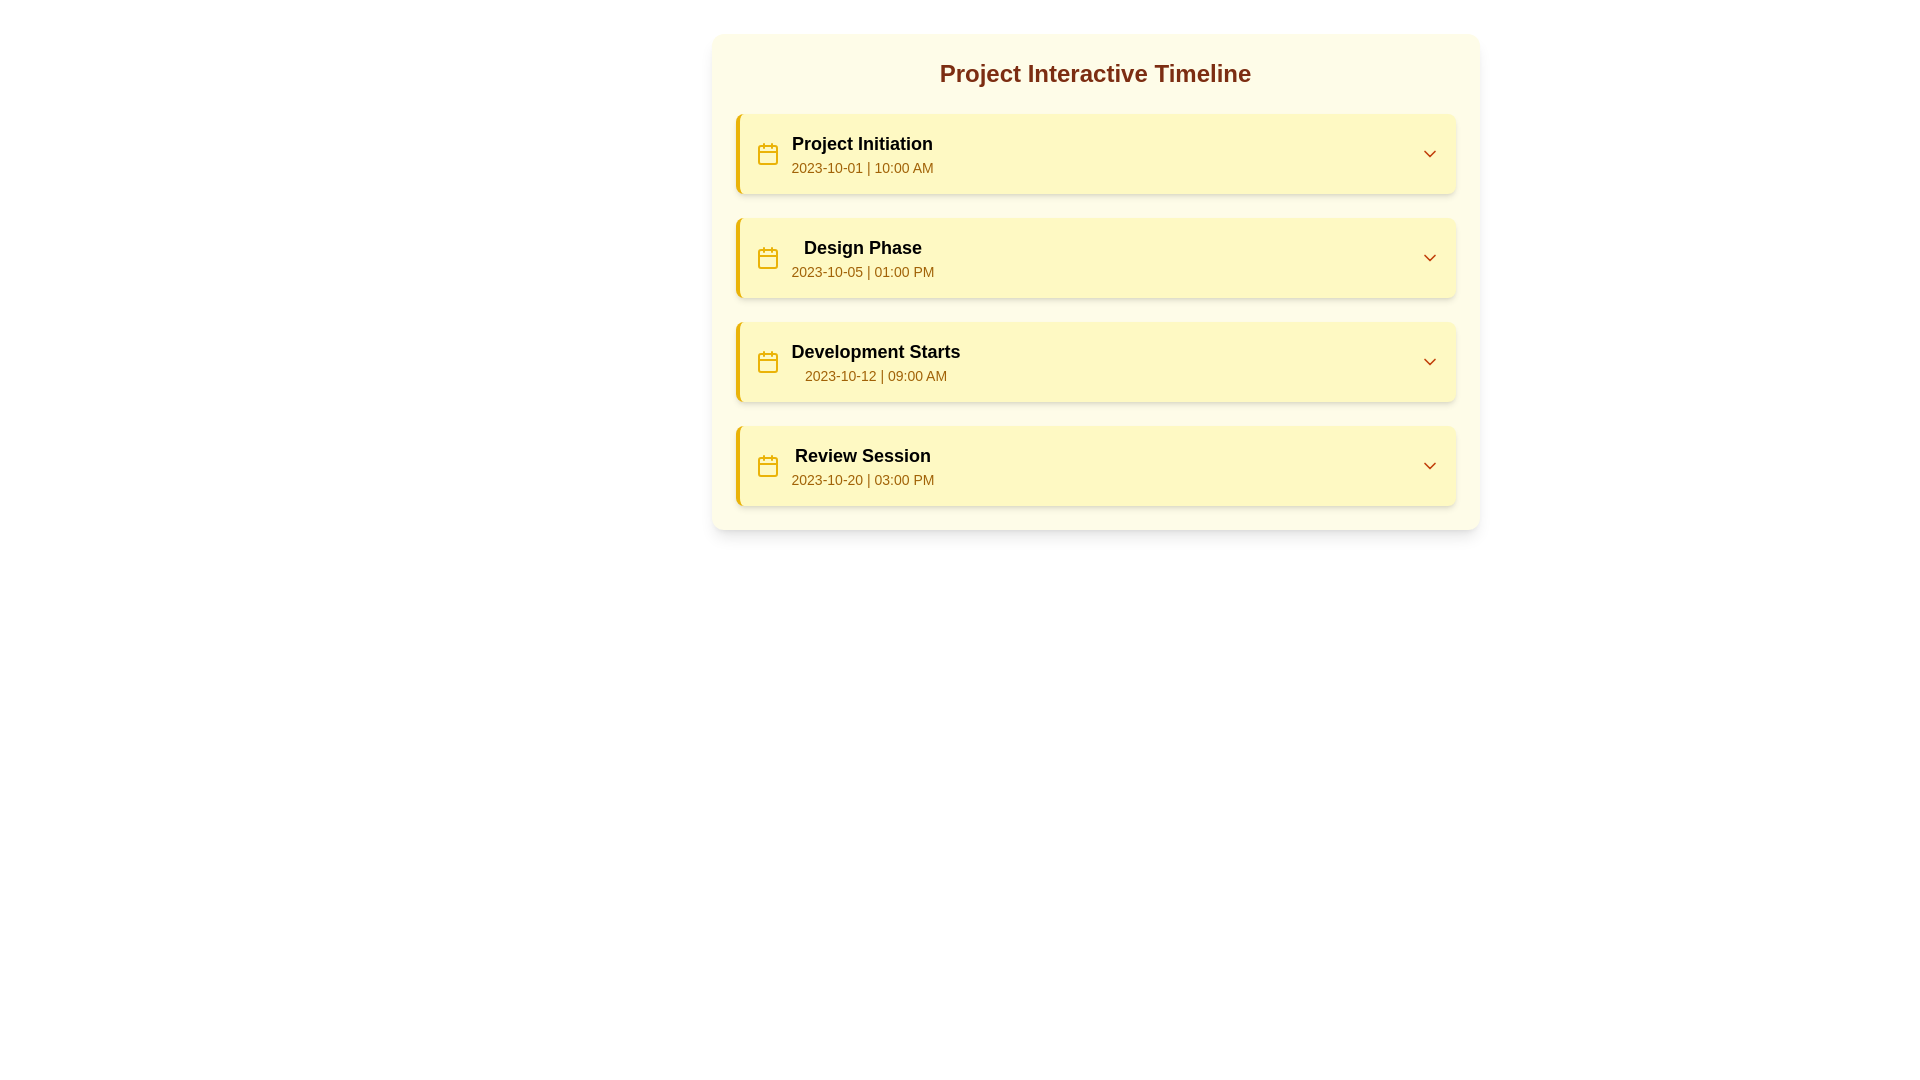 Image resolution: width=1920 pixels, height=1080 pixels. I want to click on the Interactive List Item with Date and Time Details labeled 'Development Starts2023-10-12 | 09:00 AM', so click(1096, 362).